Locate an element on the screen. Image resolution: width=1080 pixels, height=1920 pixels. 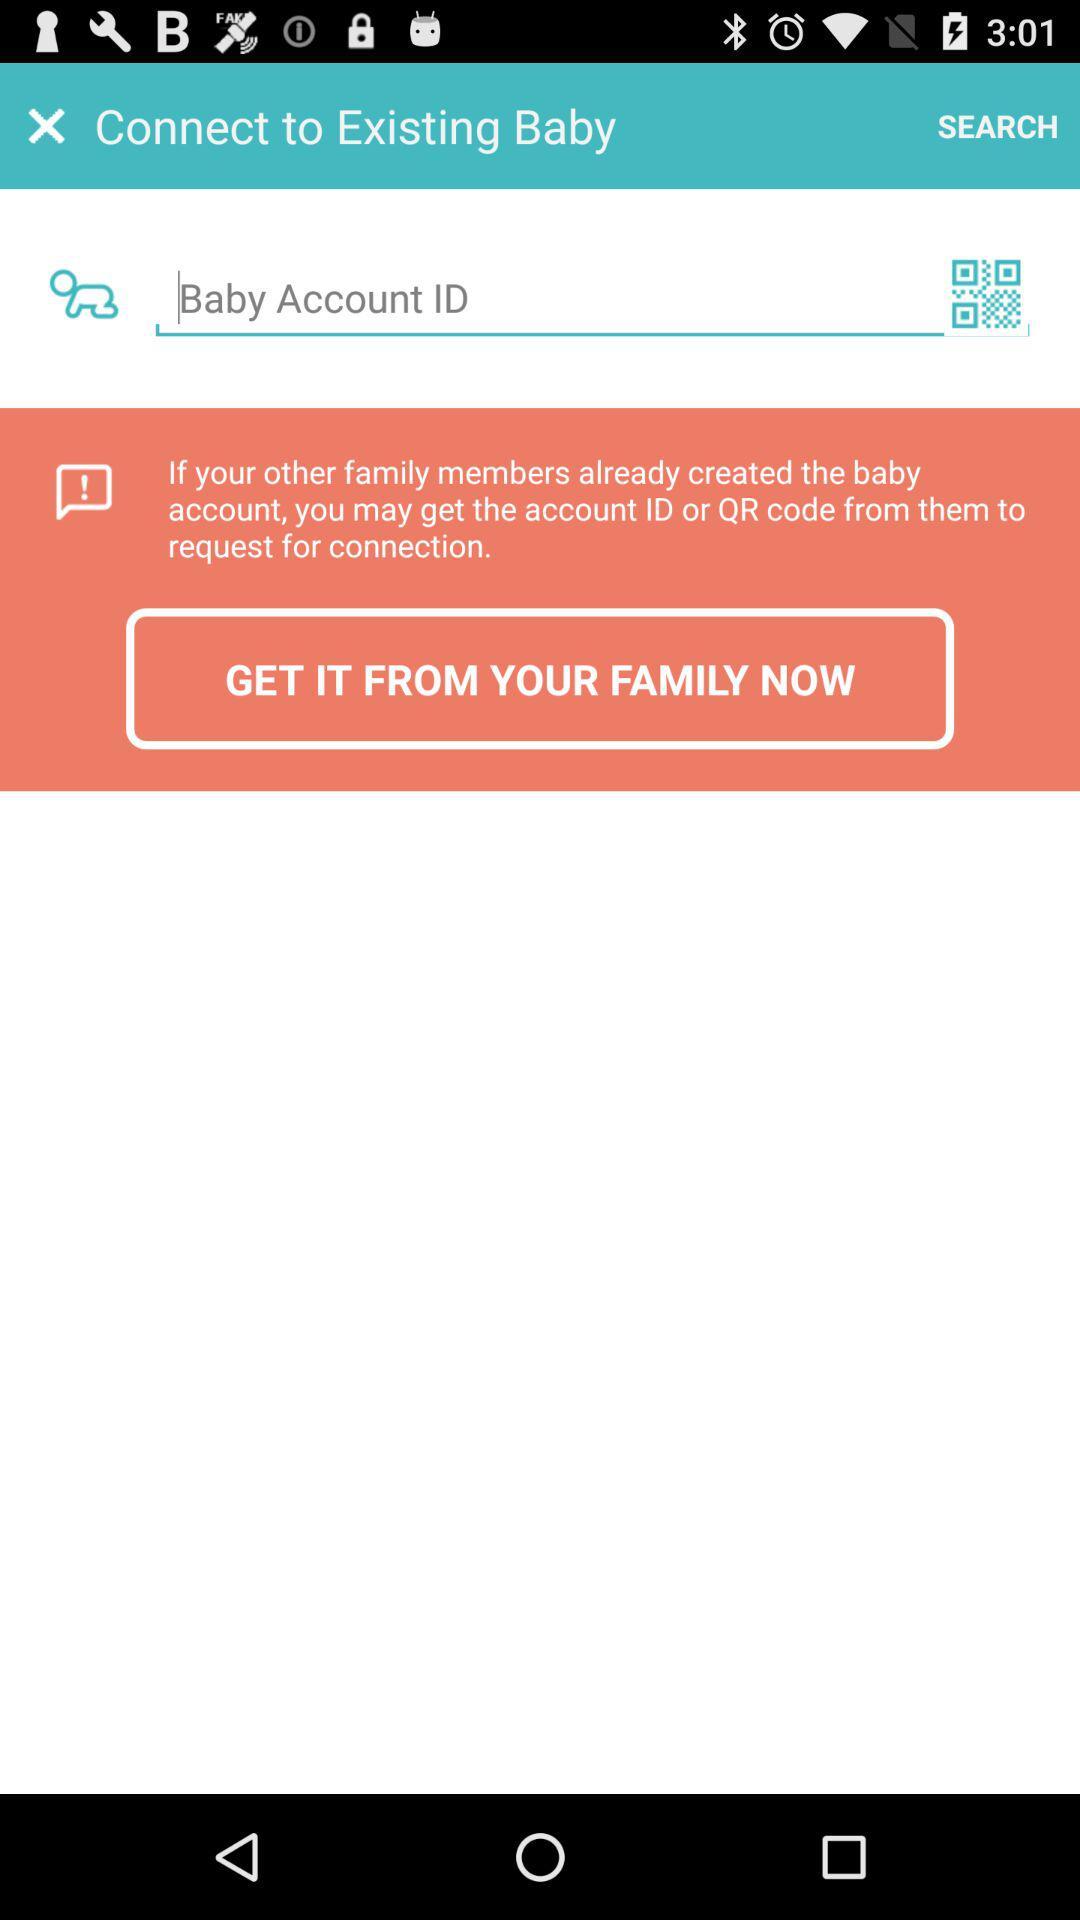
icon to the right of the connect to existing item is located at coordinates (998, 124).